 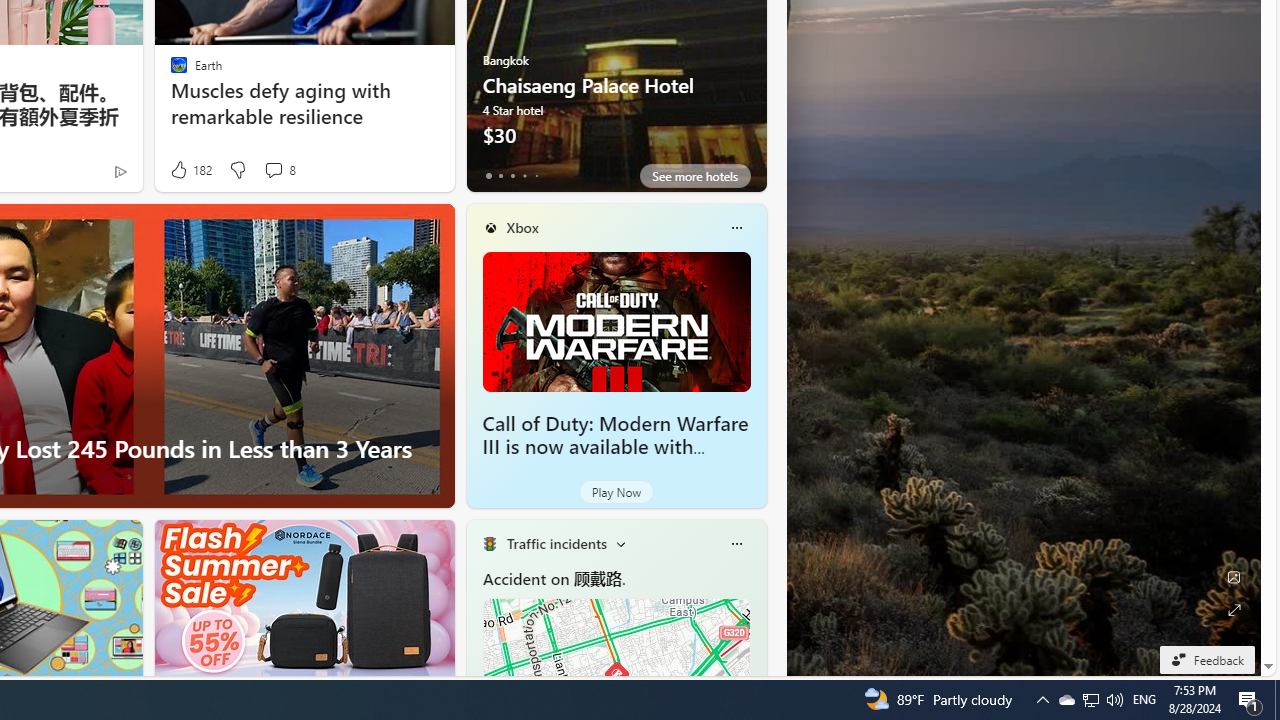 I want to click on 'tab-0', so click(x=488, y=175).